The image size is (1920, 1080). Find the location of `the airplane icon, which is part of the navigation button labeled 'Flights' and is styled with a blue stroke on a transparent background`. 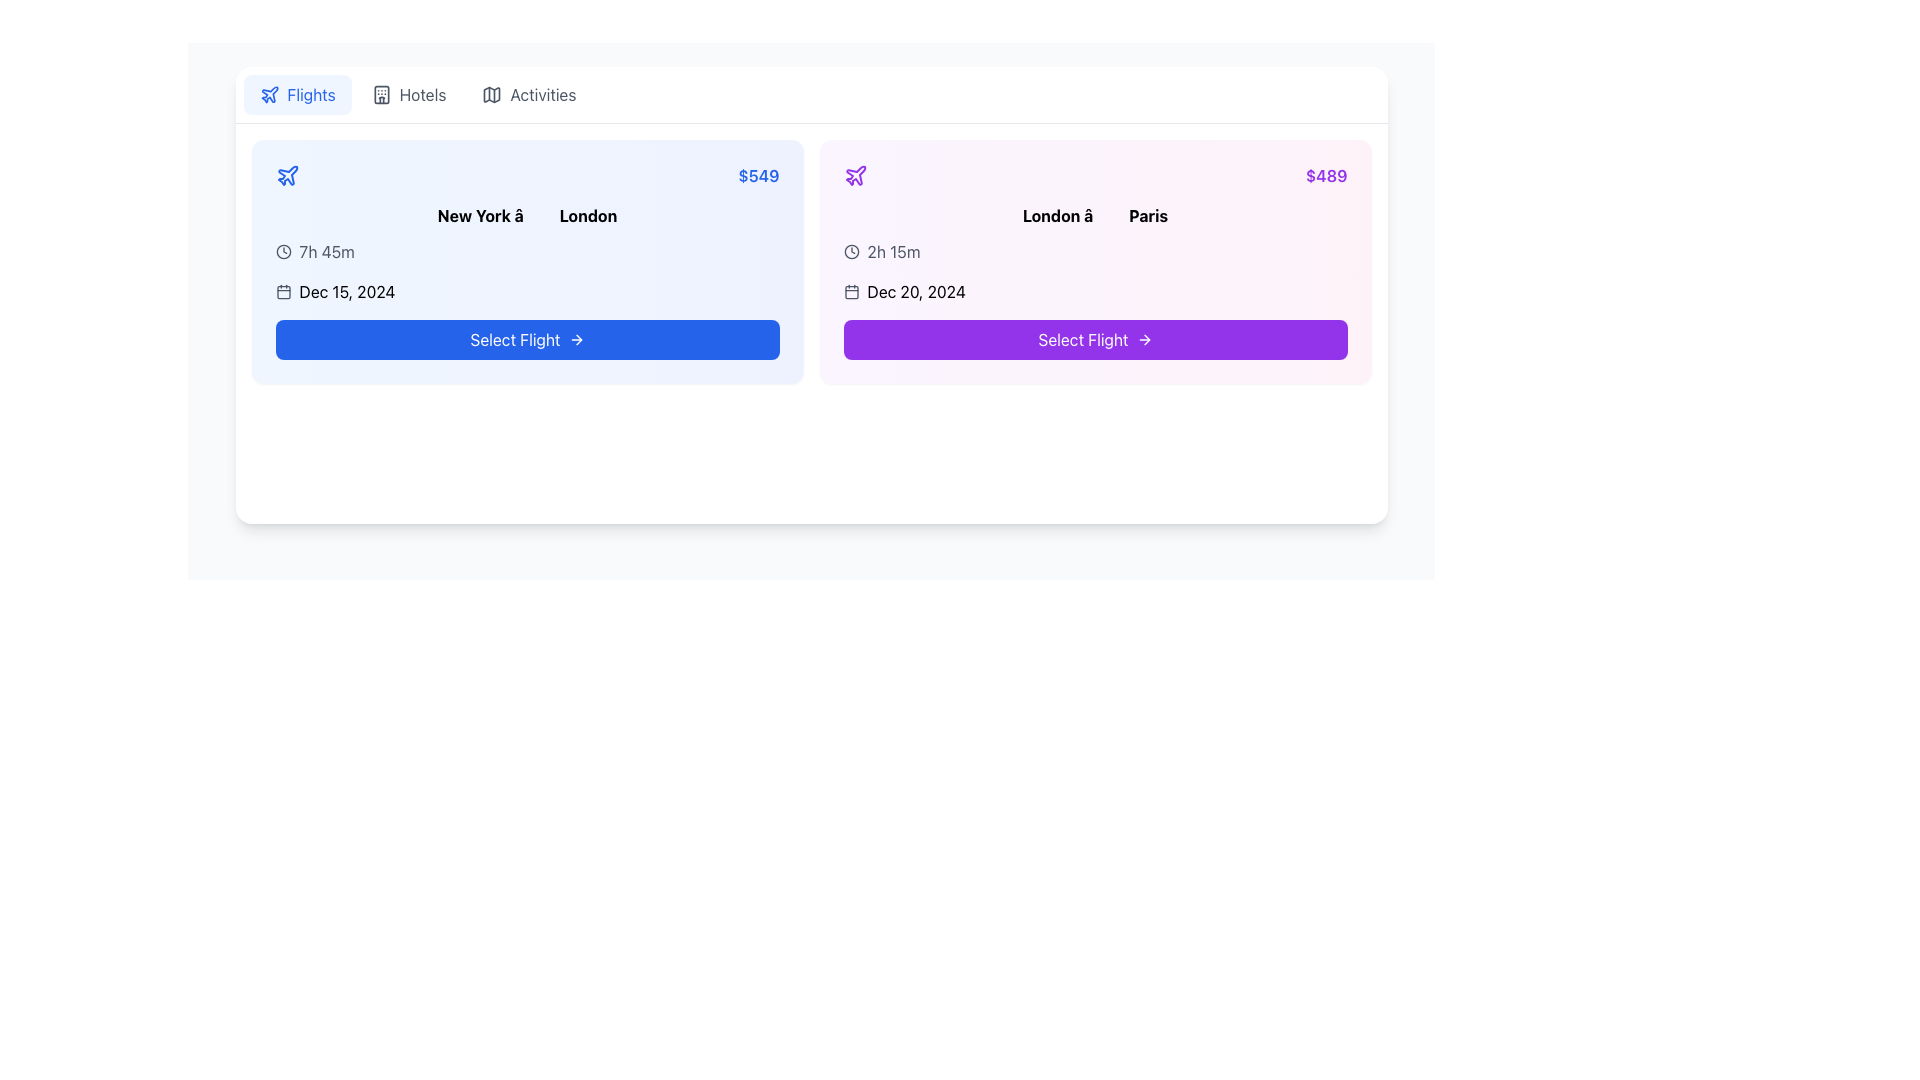

the airplane icon, which is part of the navigation button labeled 'Flights' and is styled with a blue stroke on a transparent background is located at coordinates (268, 95).